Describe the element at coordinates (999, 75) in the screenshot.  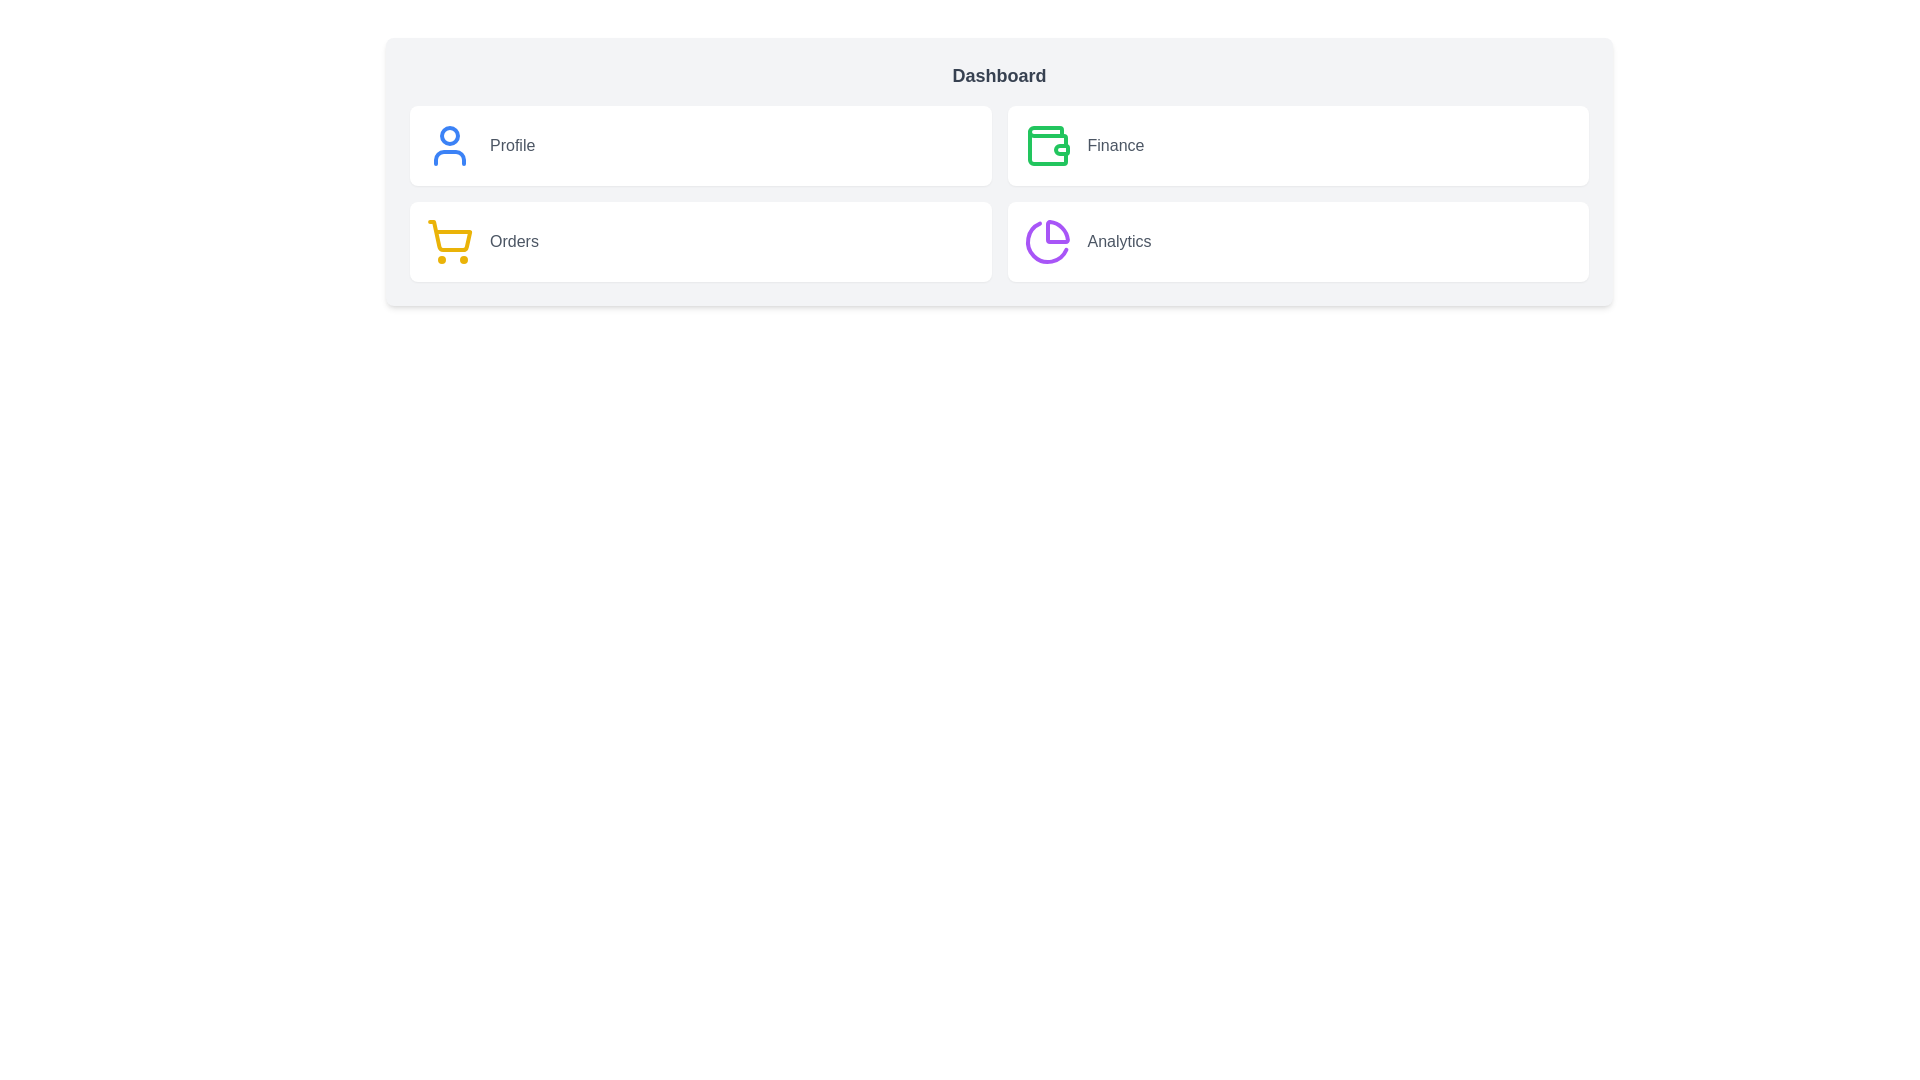
I see `the section header text component that identifies the context for the content below it` at that location.